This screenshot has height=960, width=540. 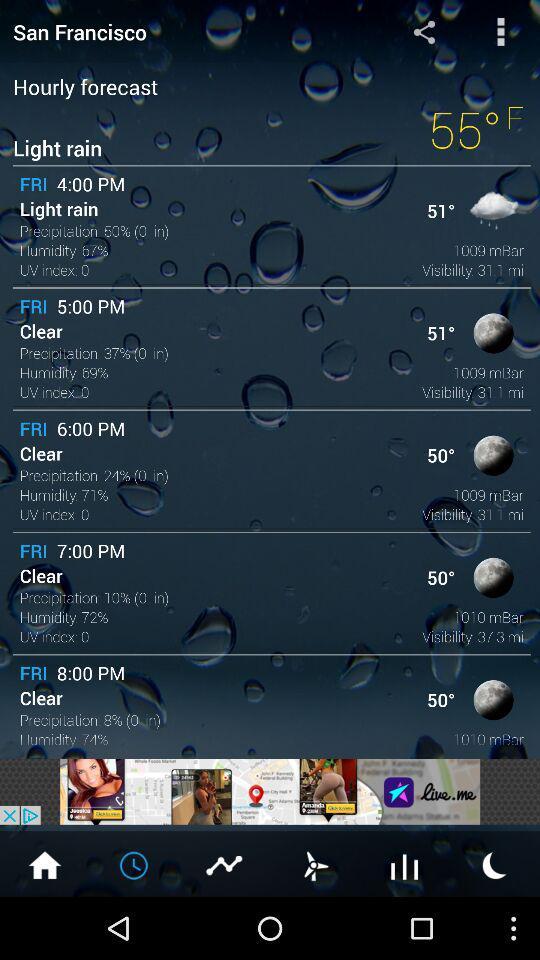 I want to click on homepage, so click(x=44, y=863).